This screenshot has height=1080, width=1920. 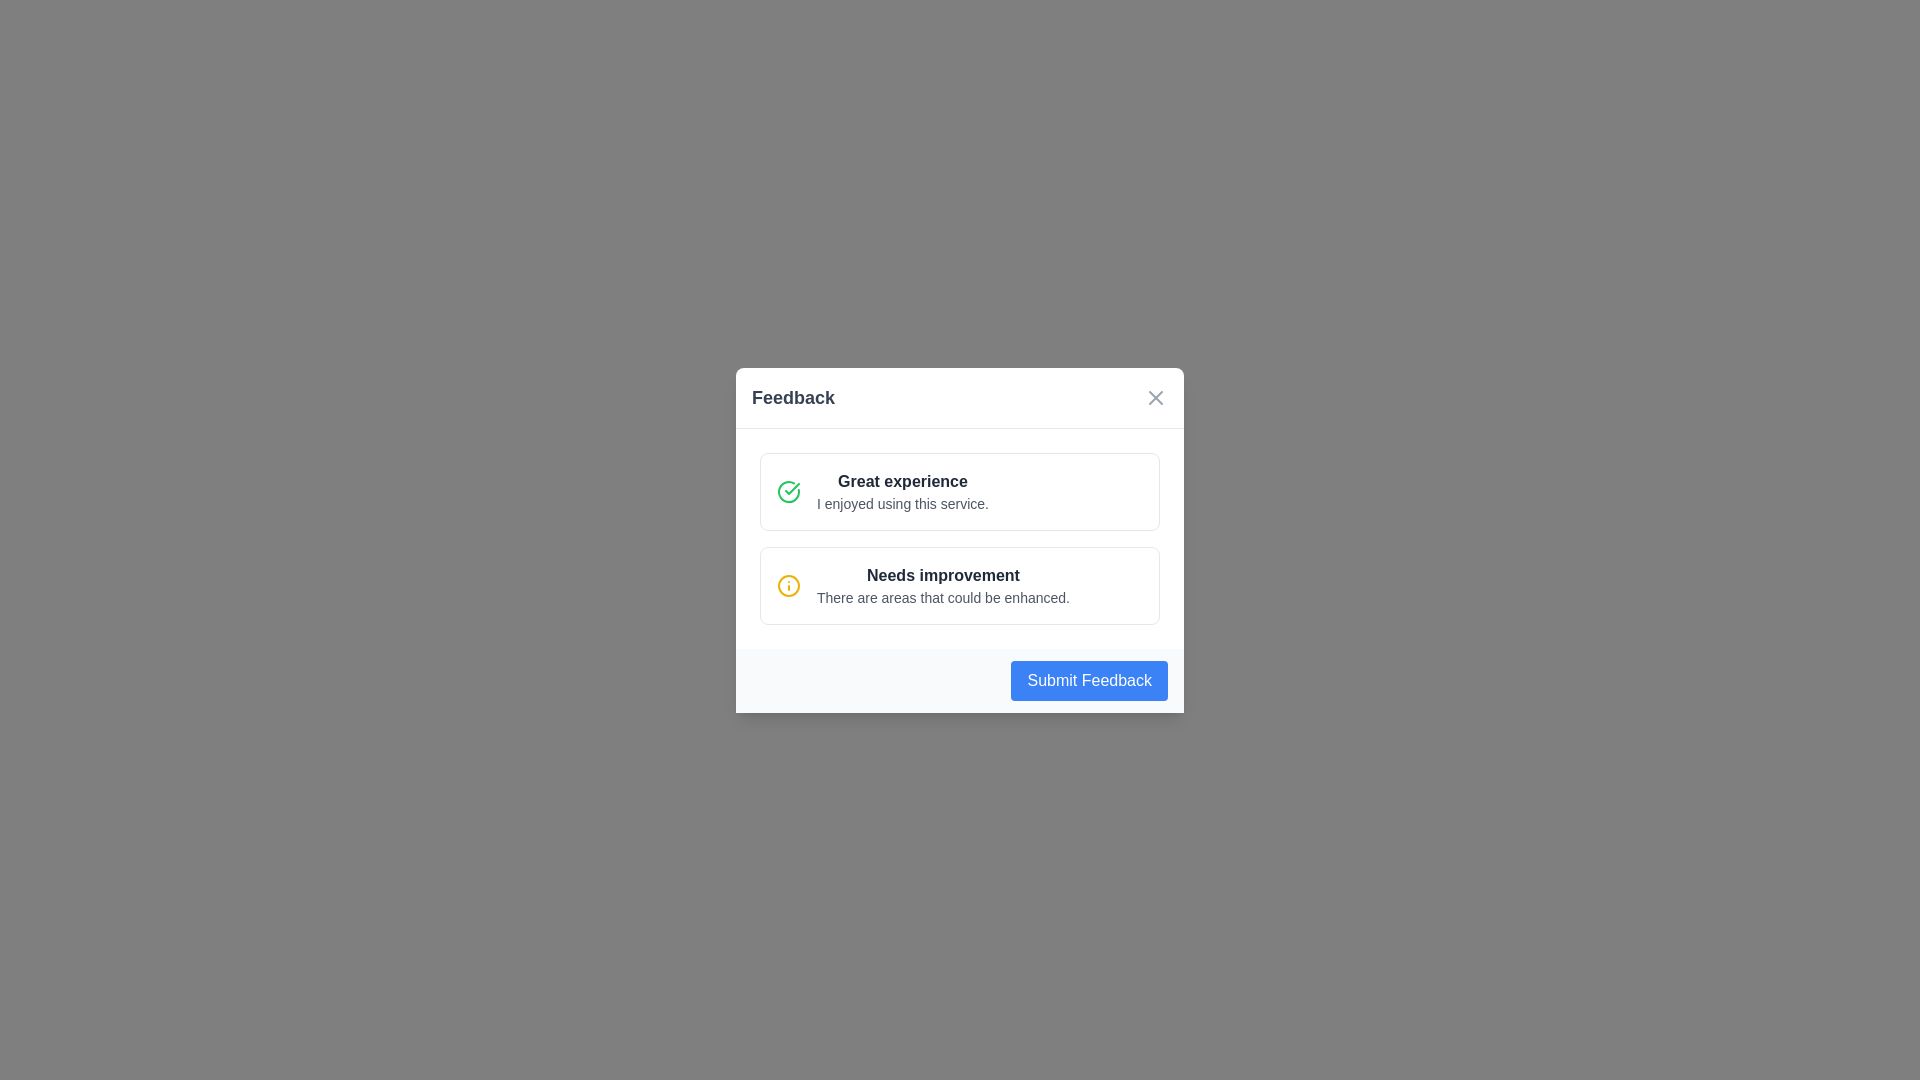 I want to click on the feedback option labeled 'Great experience', so click(x=960, y=491).